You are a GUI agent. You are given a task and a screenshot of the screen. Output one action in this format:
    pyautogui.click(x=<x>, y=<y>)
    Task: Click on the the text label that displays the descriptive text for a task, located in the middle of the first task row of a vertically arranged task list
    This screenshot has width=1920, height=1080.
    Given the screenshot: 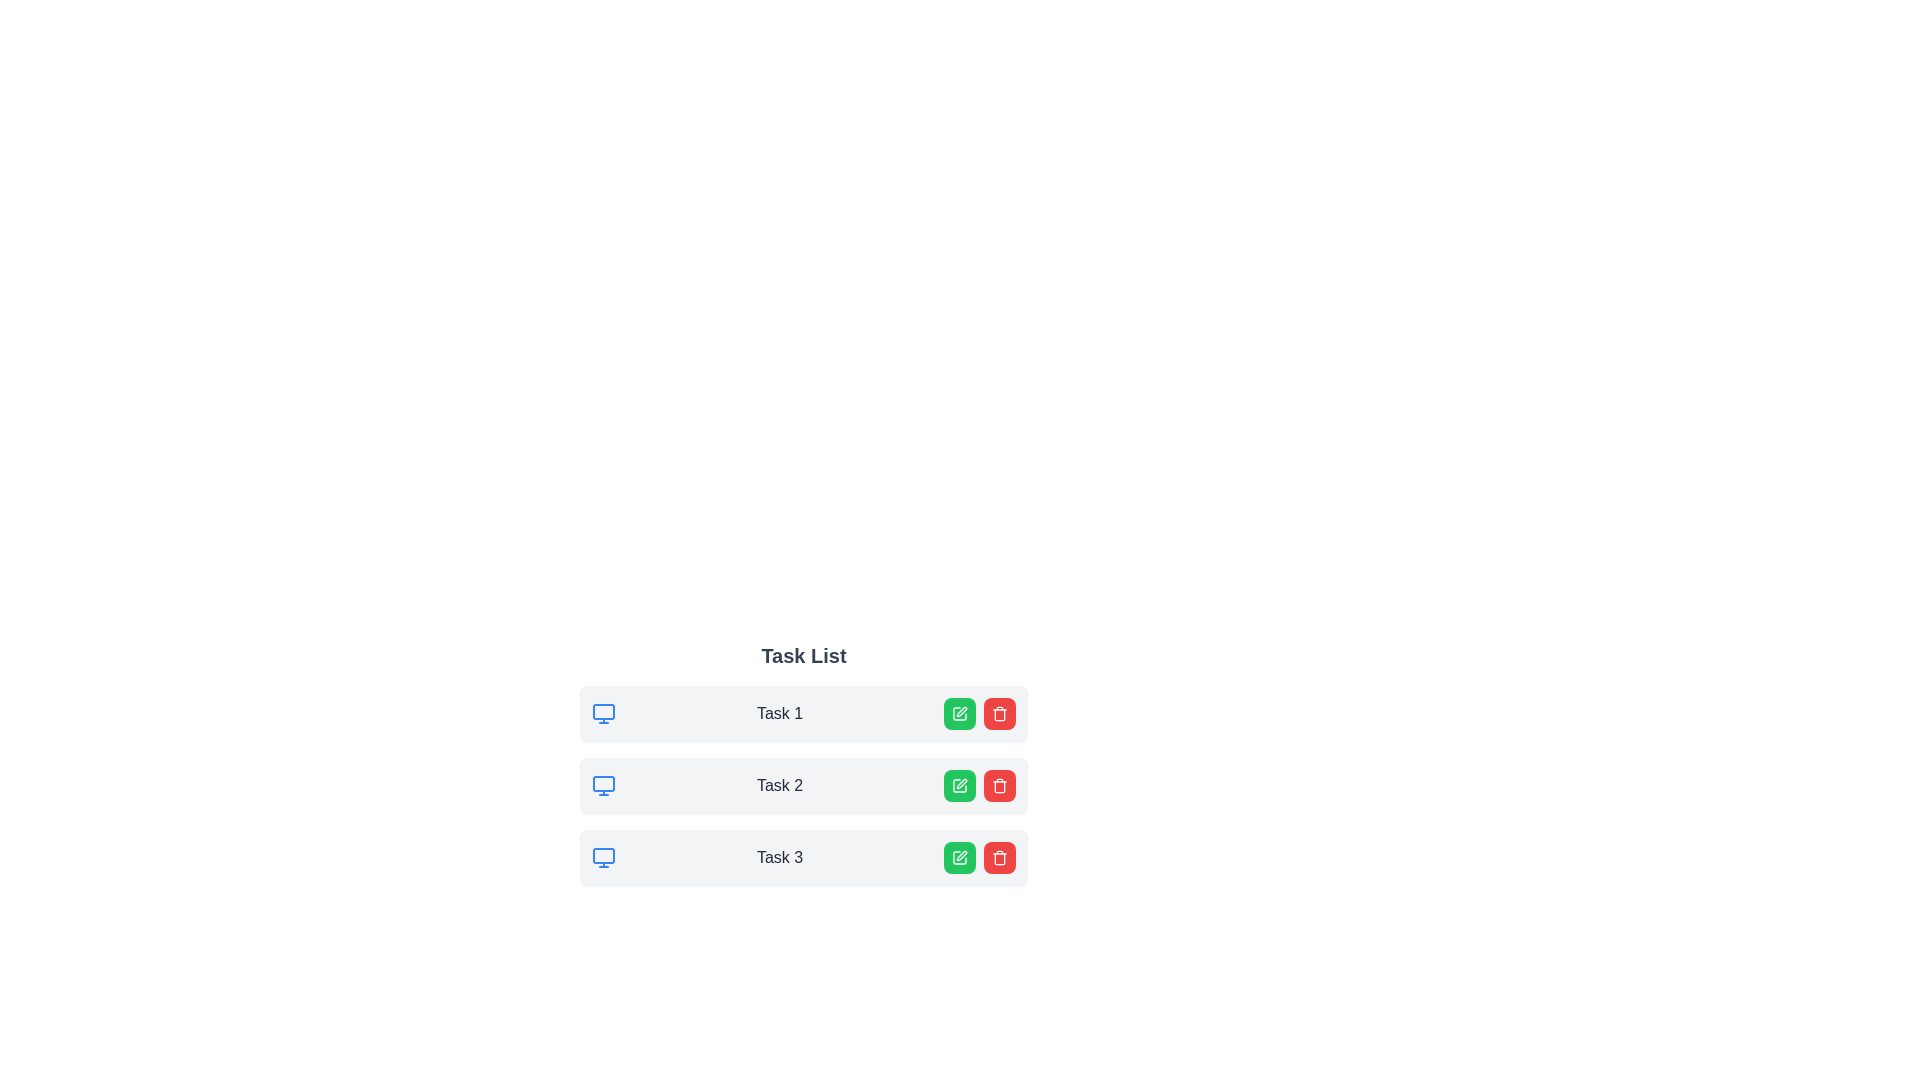 What is the action you would take?
    pyautogui.click(x=778, y=712)
    